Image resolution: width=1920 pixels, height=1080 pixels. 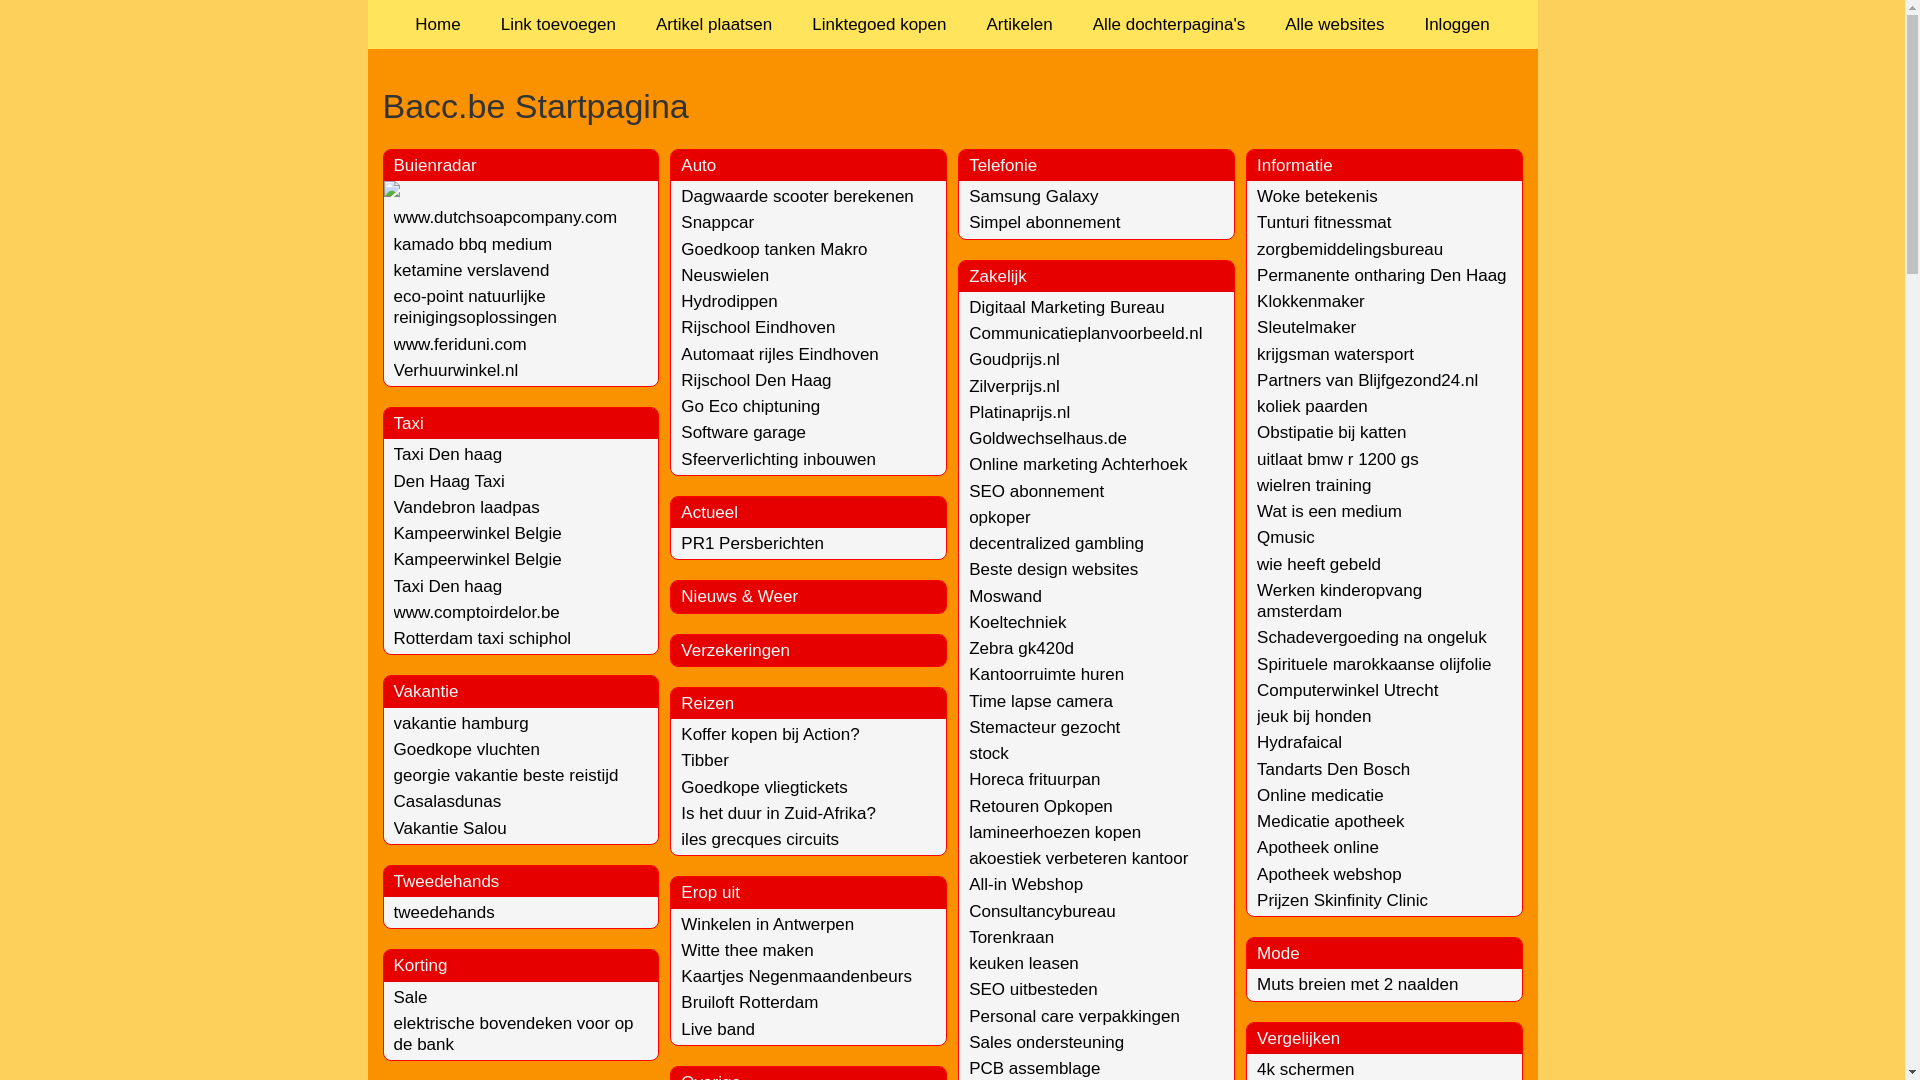 What do you see at coordinates (1286, 536) in the screenshot?
I see `'Qmusic'` at bounding box center [1286, 536].